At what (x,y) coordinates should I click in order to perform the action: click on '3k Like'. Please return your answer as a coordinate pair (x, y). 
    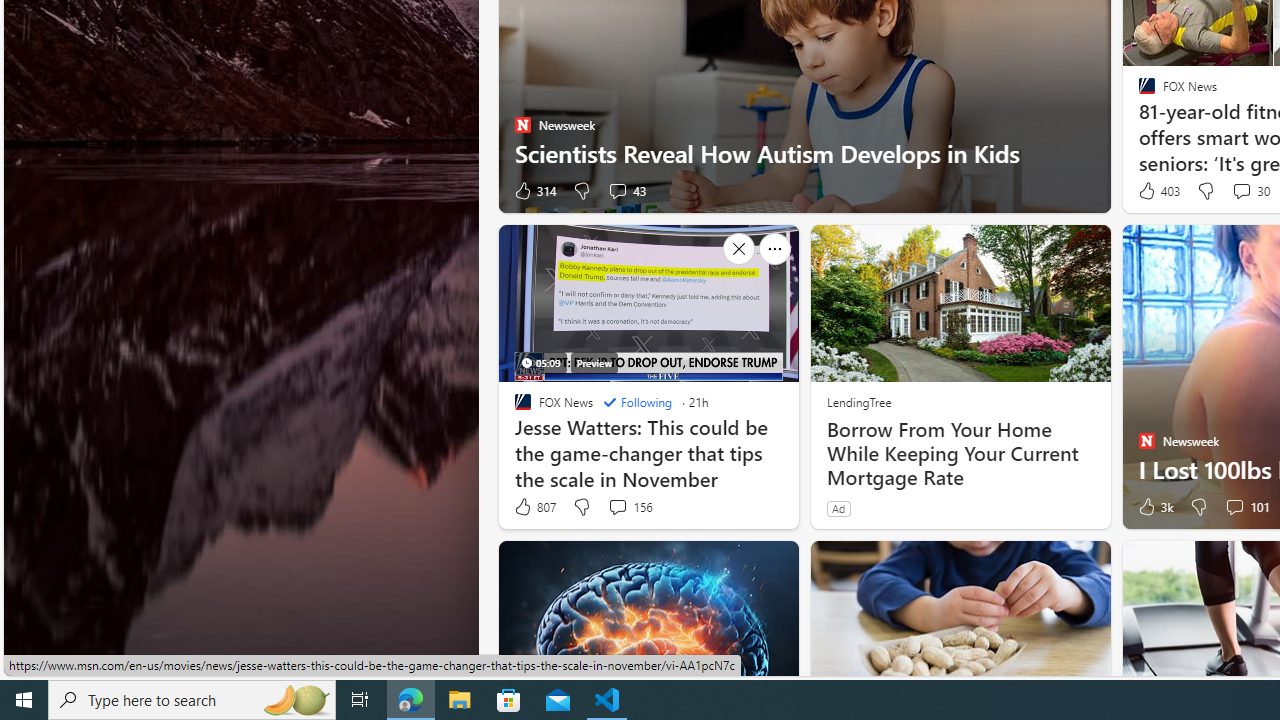
    Looking at the image, I should click on (1154, 506).